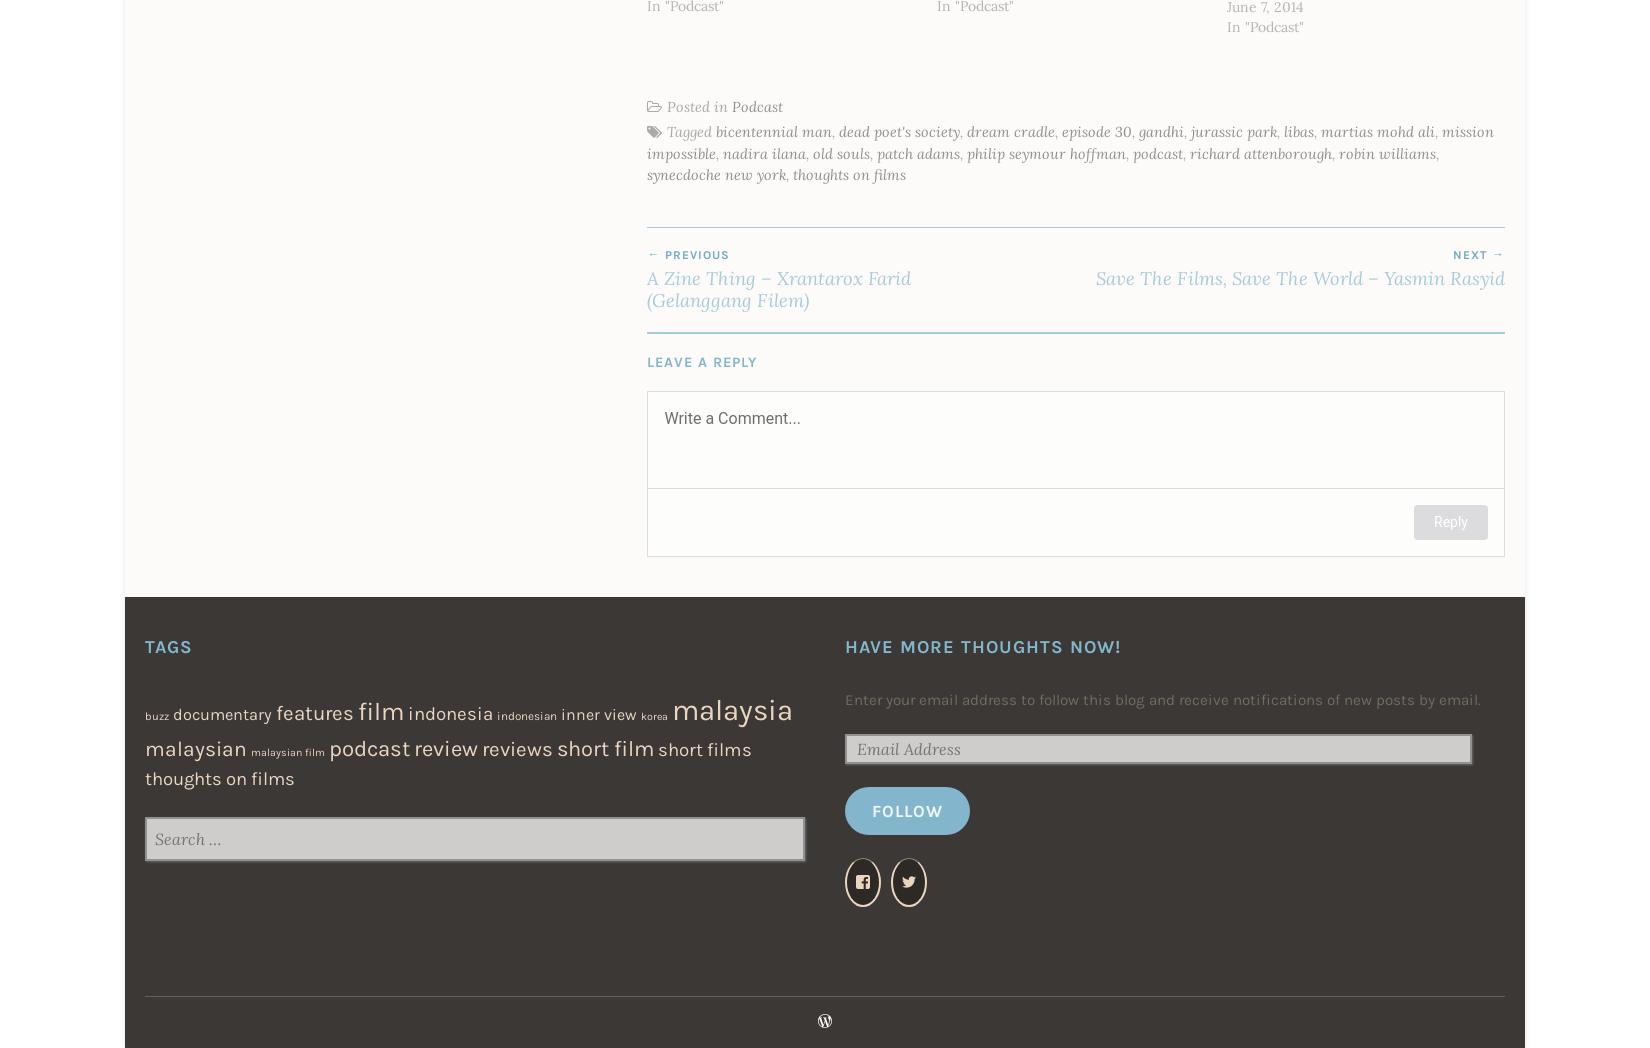 The width and height of the screenshot is (1650, 1048). Describe the element at coordinates (763, 153) in the screenshot. I see `'nadira ilana'` at that location.